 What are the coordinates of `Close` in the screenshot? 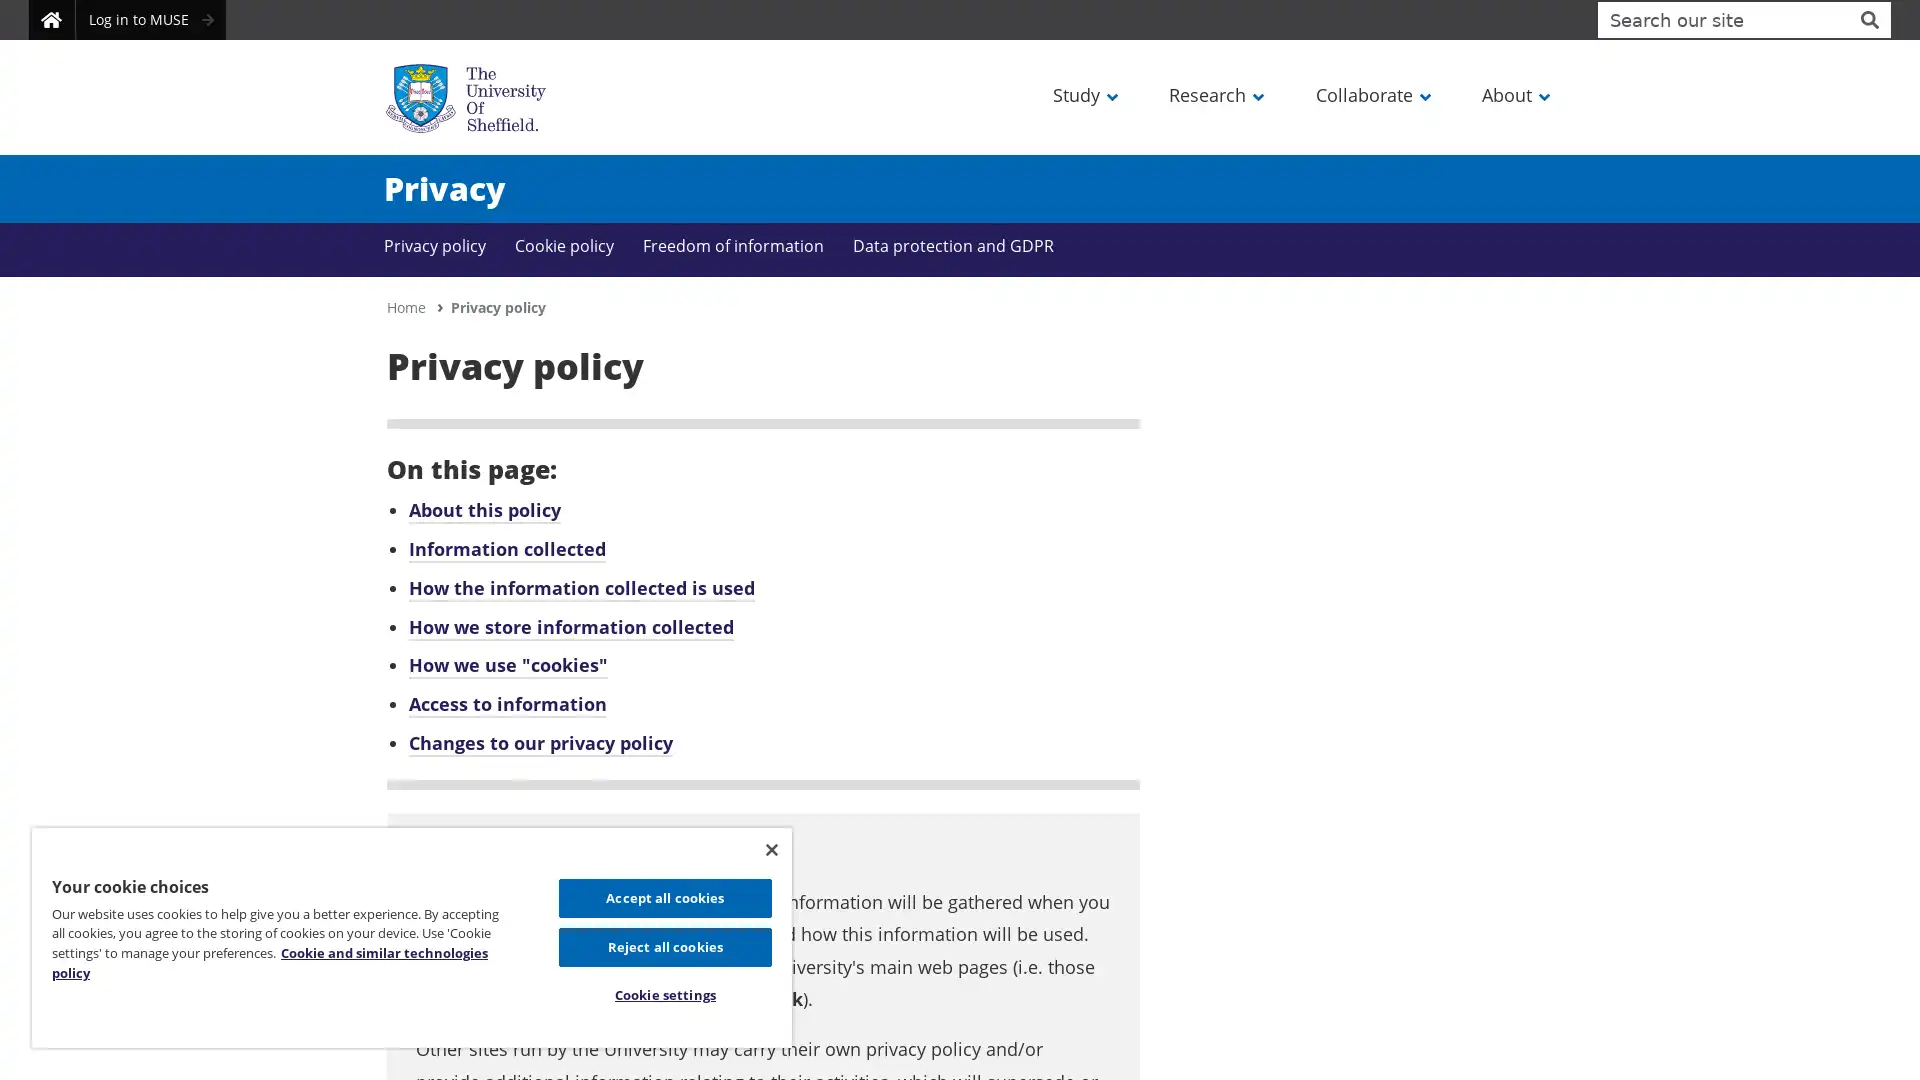 It's located at (770, 848).